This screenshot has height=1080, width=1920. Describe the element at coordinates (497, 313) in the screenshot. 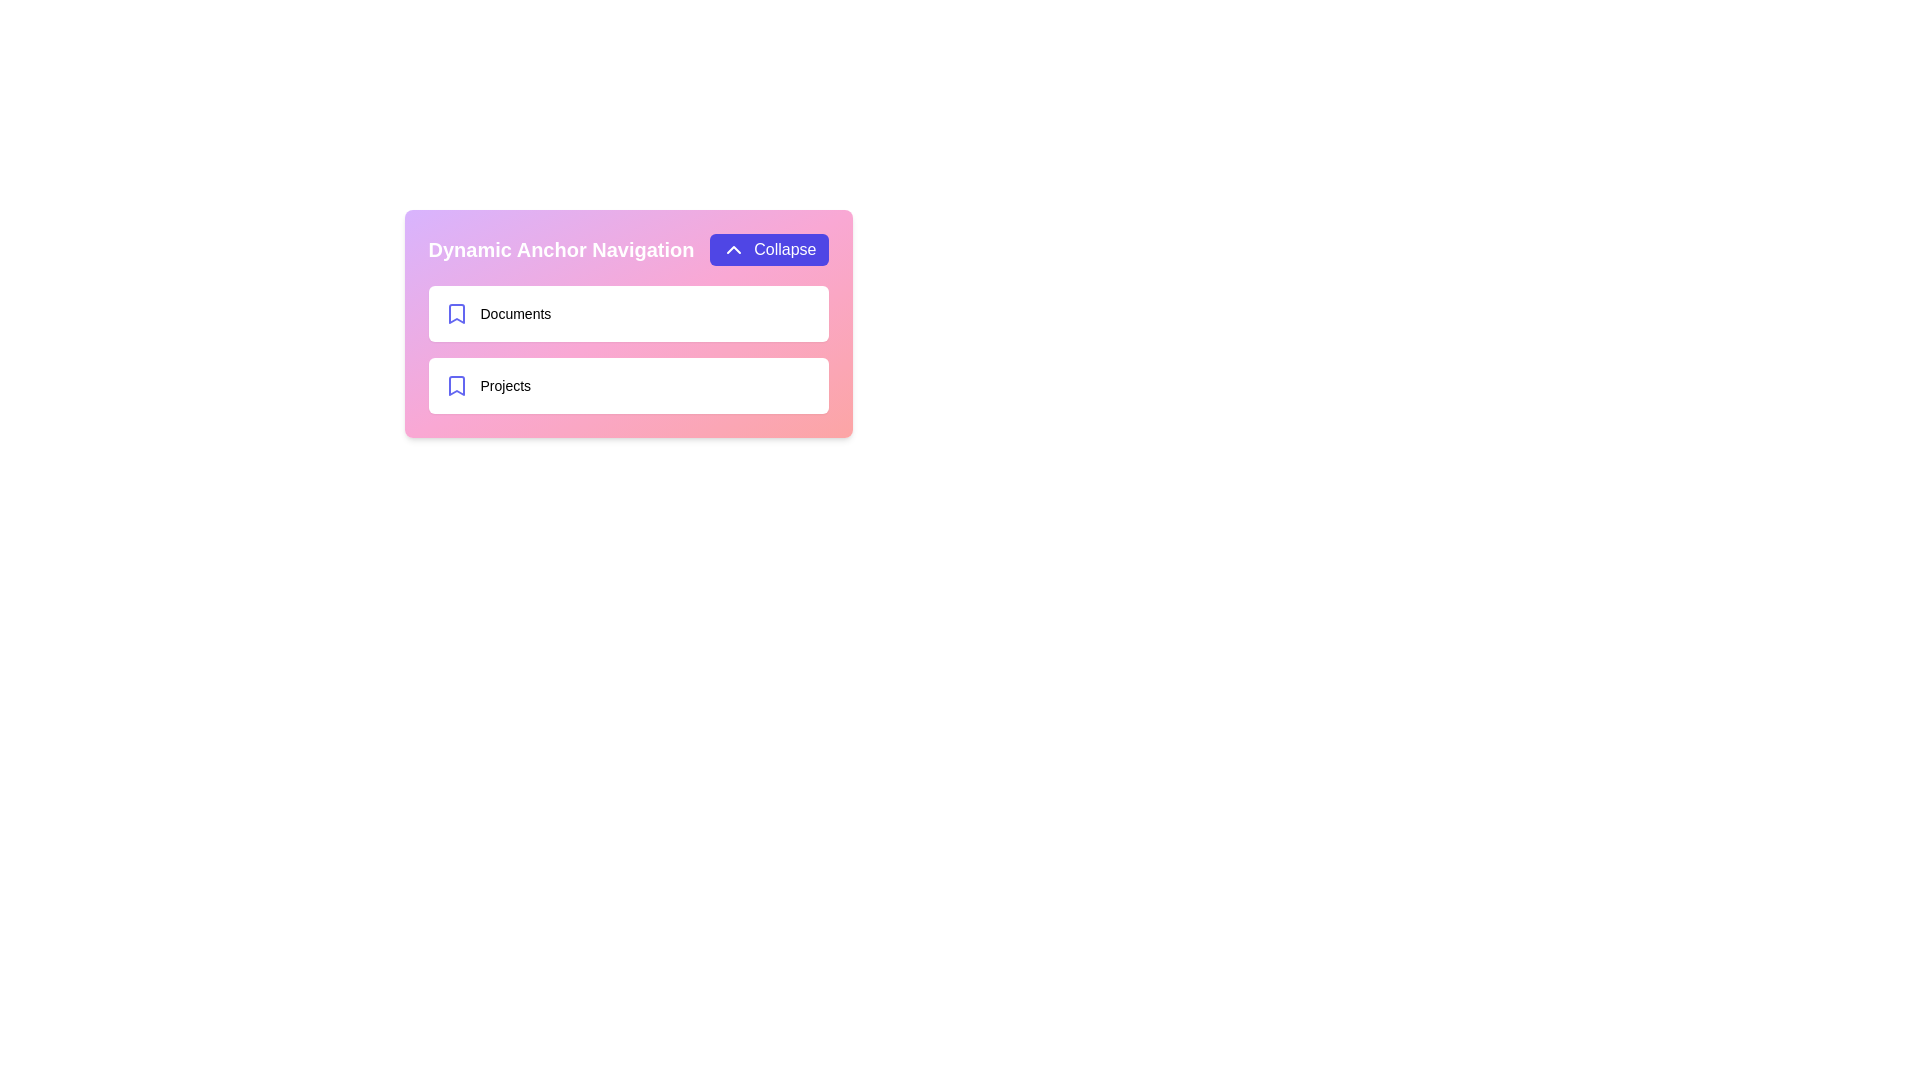

I see `the 'Documents' navigation button located at the top of the vertically stacked list, within a rounded white box below the title 'Dynamic Anchor Navigation'` at that location.